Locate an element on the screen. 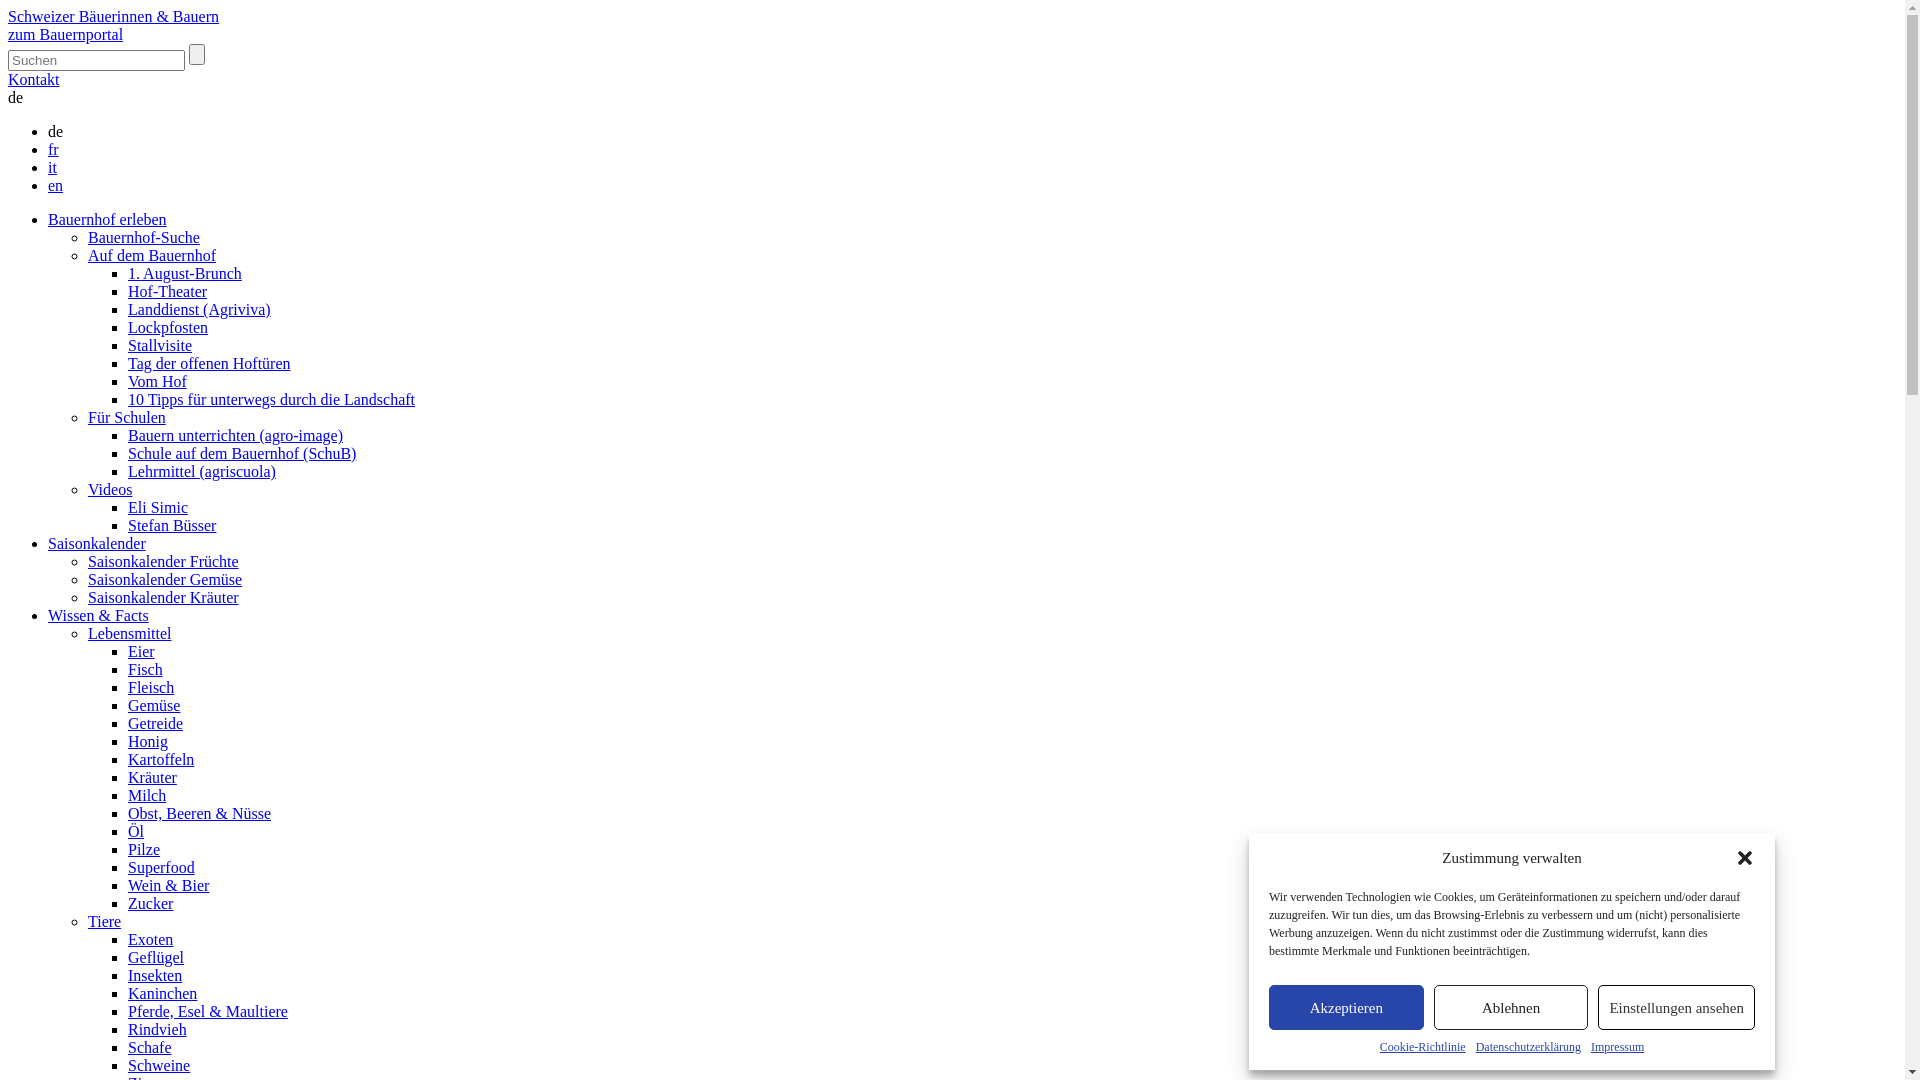 Image resolution: width=1920 pixels, height=1080 pixels. 'Videos' is located at coordinates (109, 489).